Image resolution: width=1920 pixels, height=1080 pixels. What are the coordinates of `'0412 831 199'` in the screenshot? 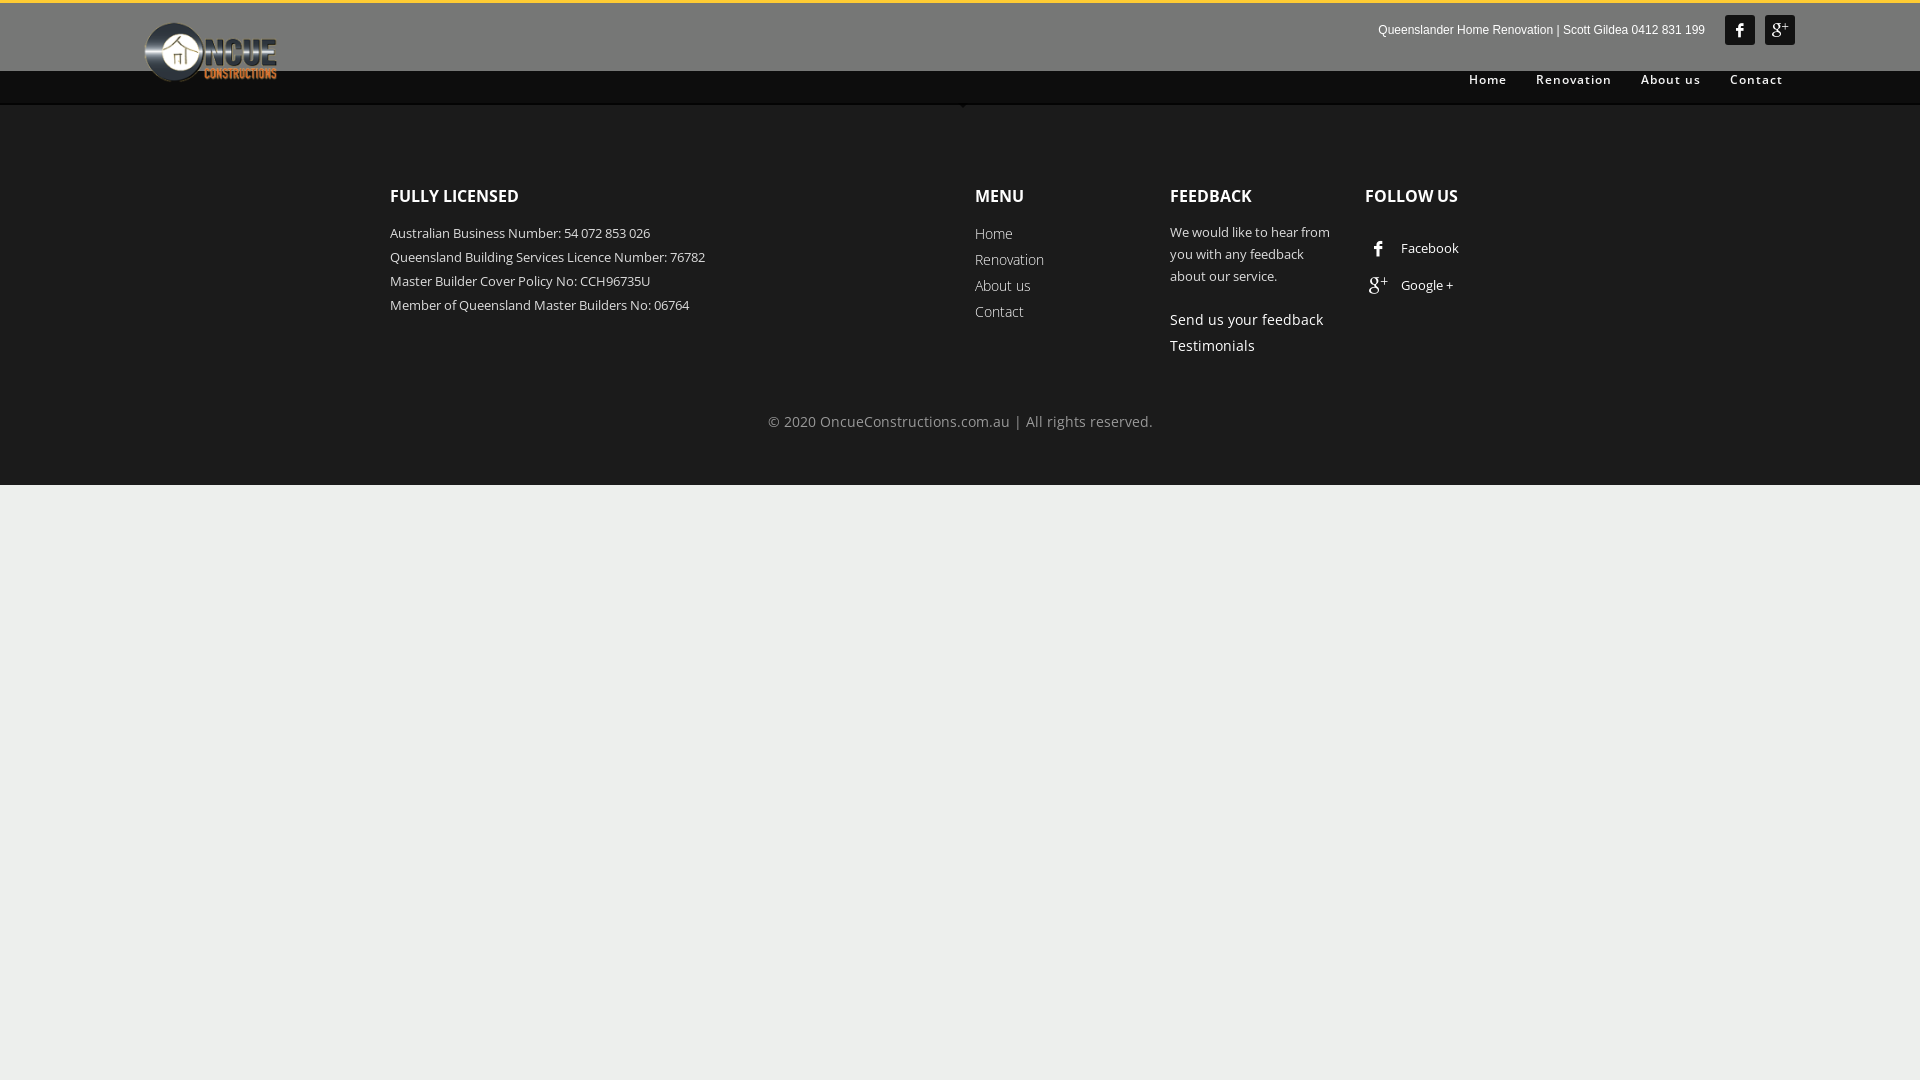 It's located at (1668, 30).